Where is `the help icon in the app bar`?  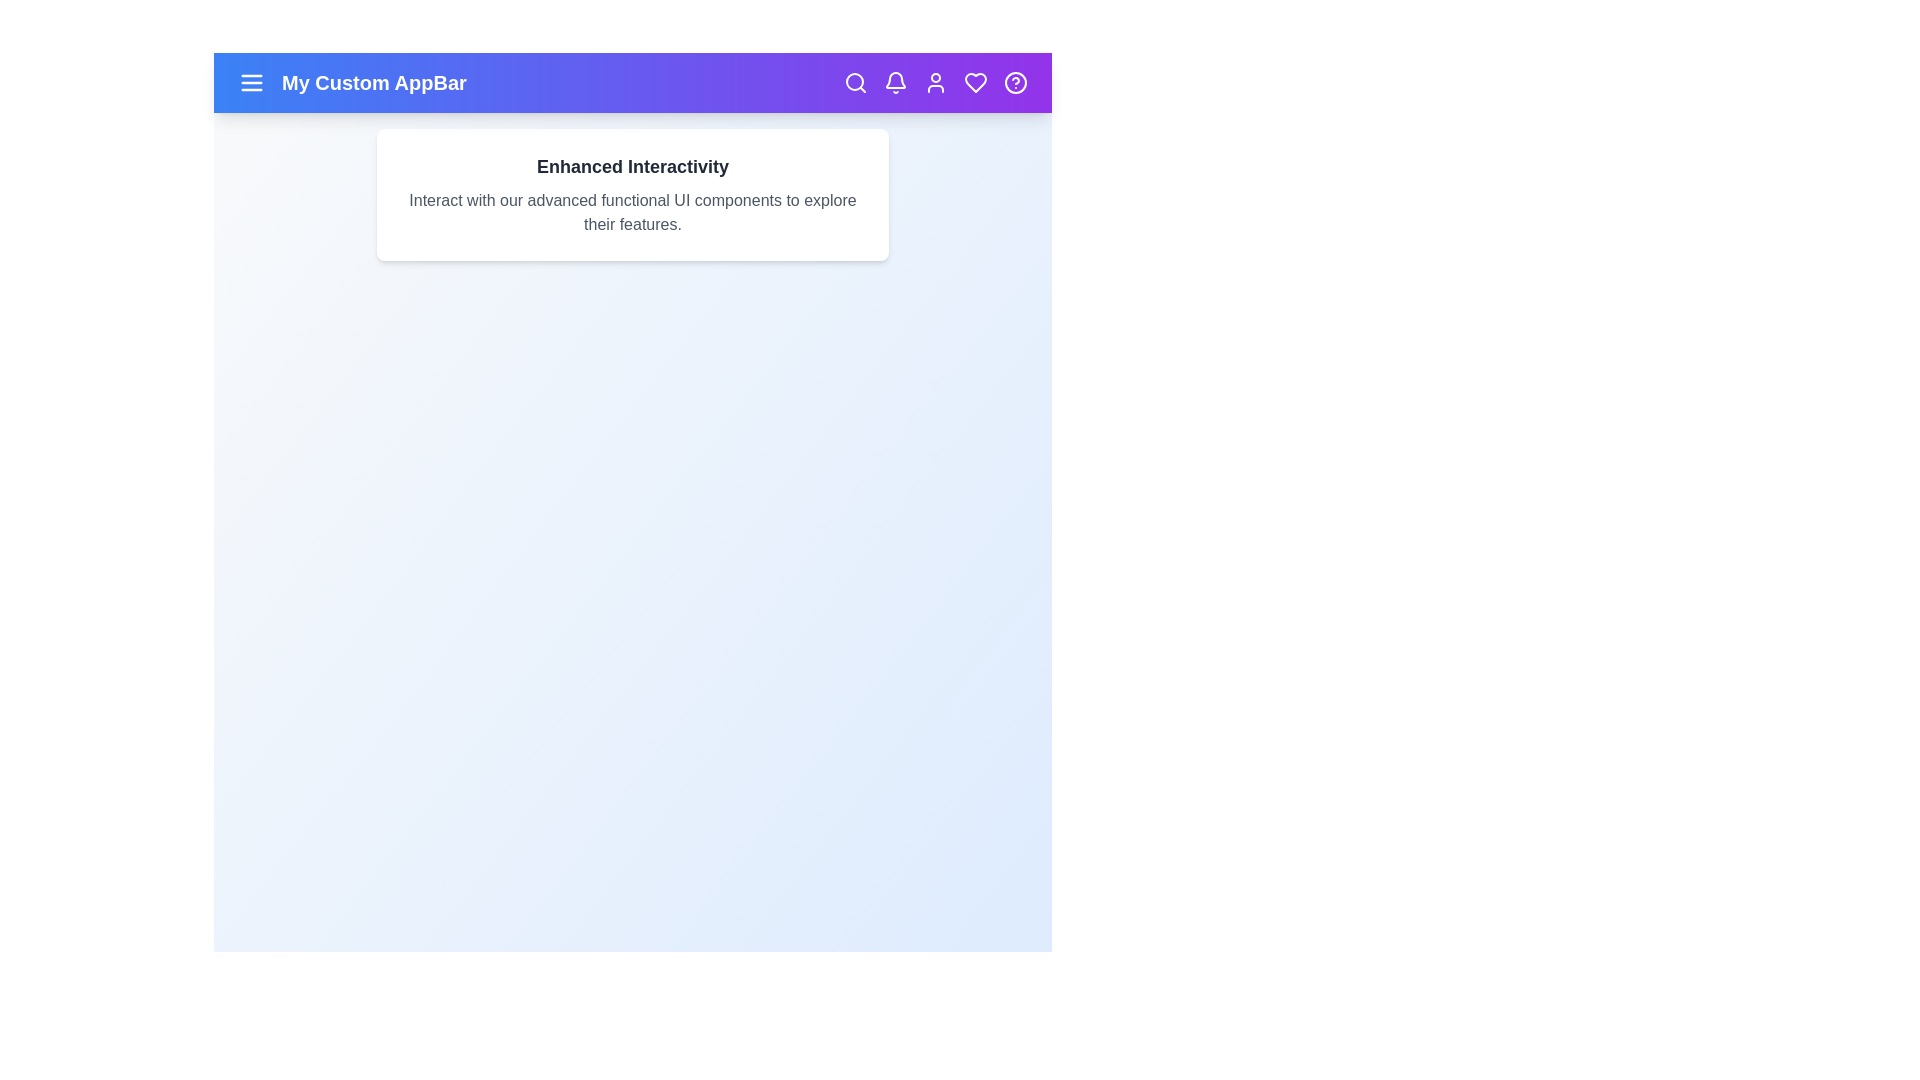
the help icon in the app bar is located at coordinates (1016, 82).